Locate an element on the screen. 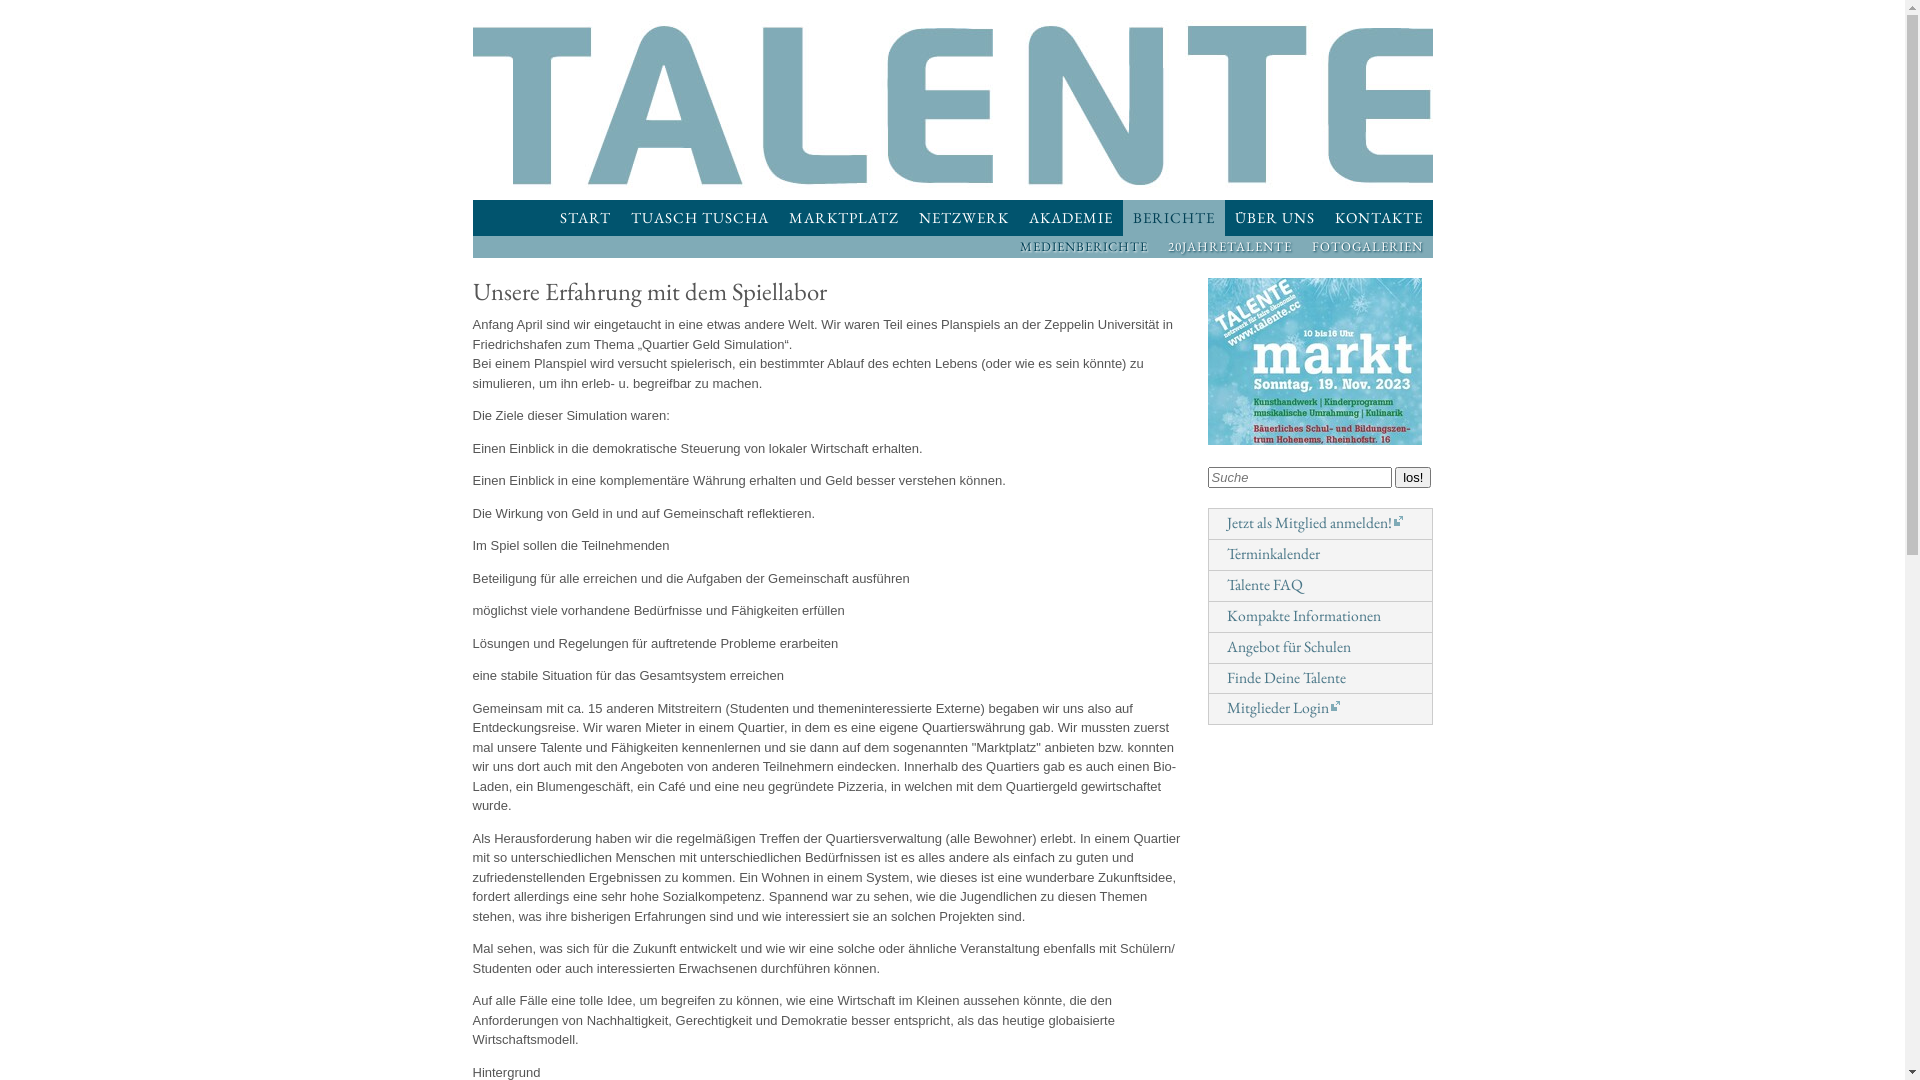 The image size is (1920, 1080). 'NETZWERK' is located at coordinates (906, 218).